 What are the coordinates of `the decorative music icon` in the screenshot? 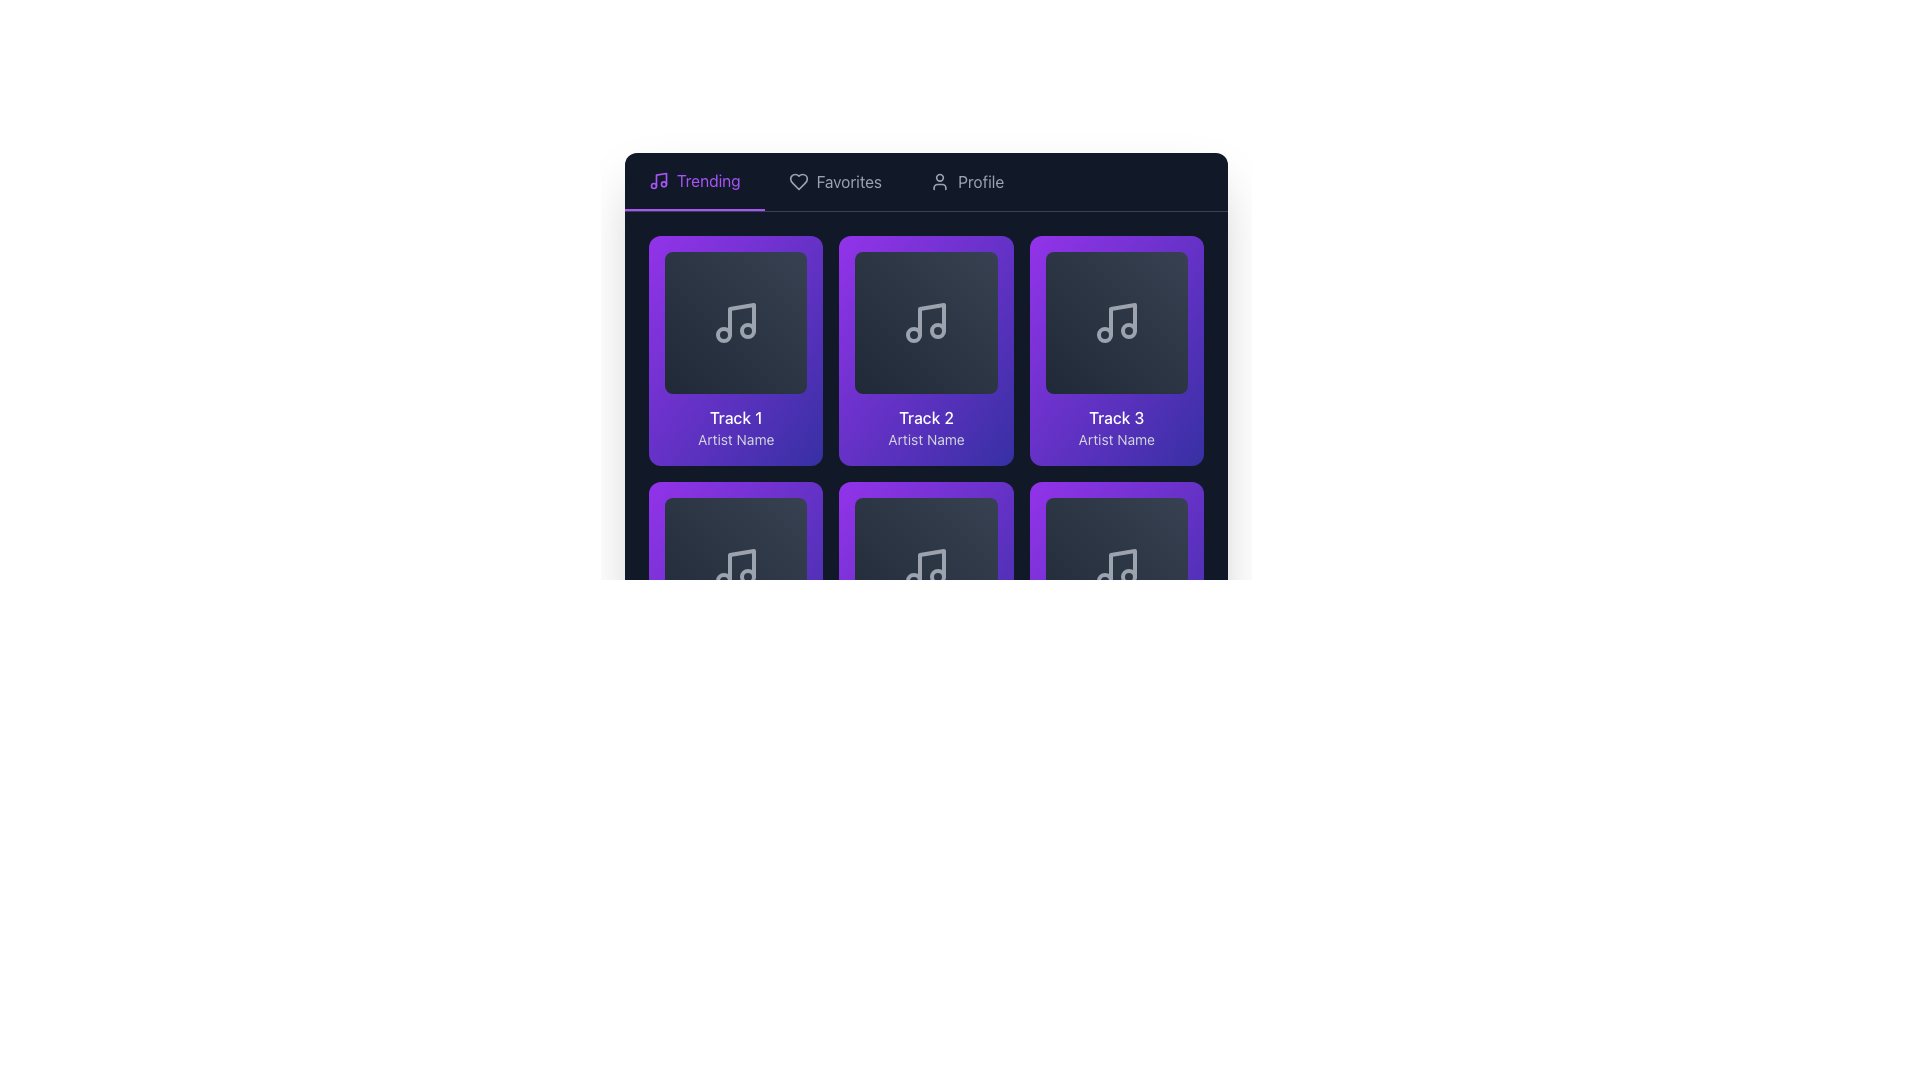 It's located at (735, 322).